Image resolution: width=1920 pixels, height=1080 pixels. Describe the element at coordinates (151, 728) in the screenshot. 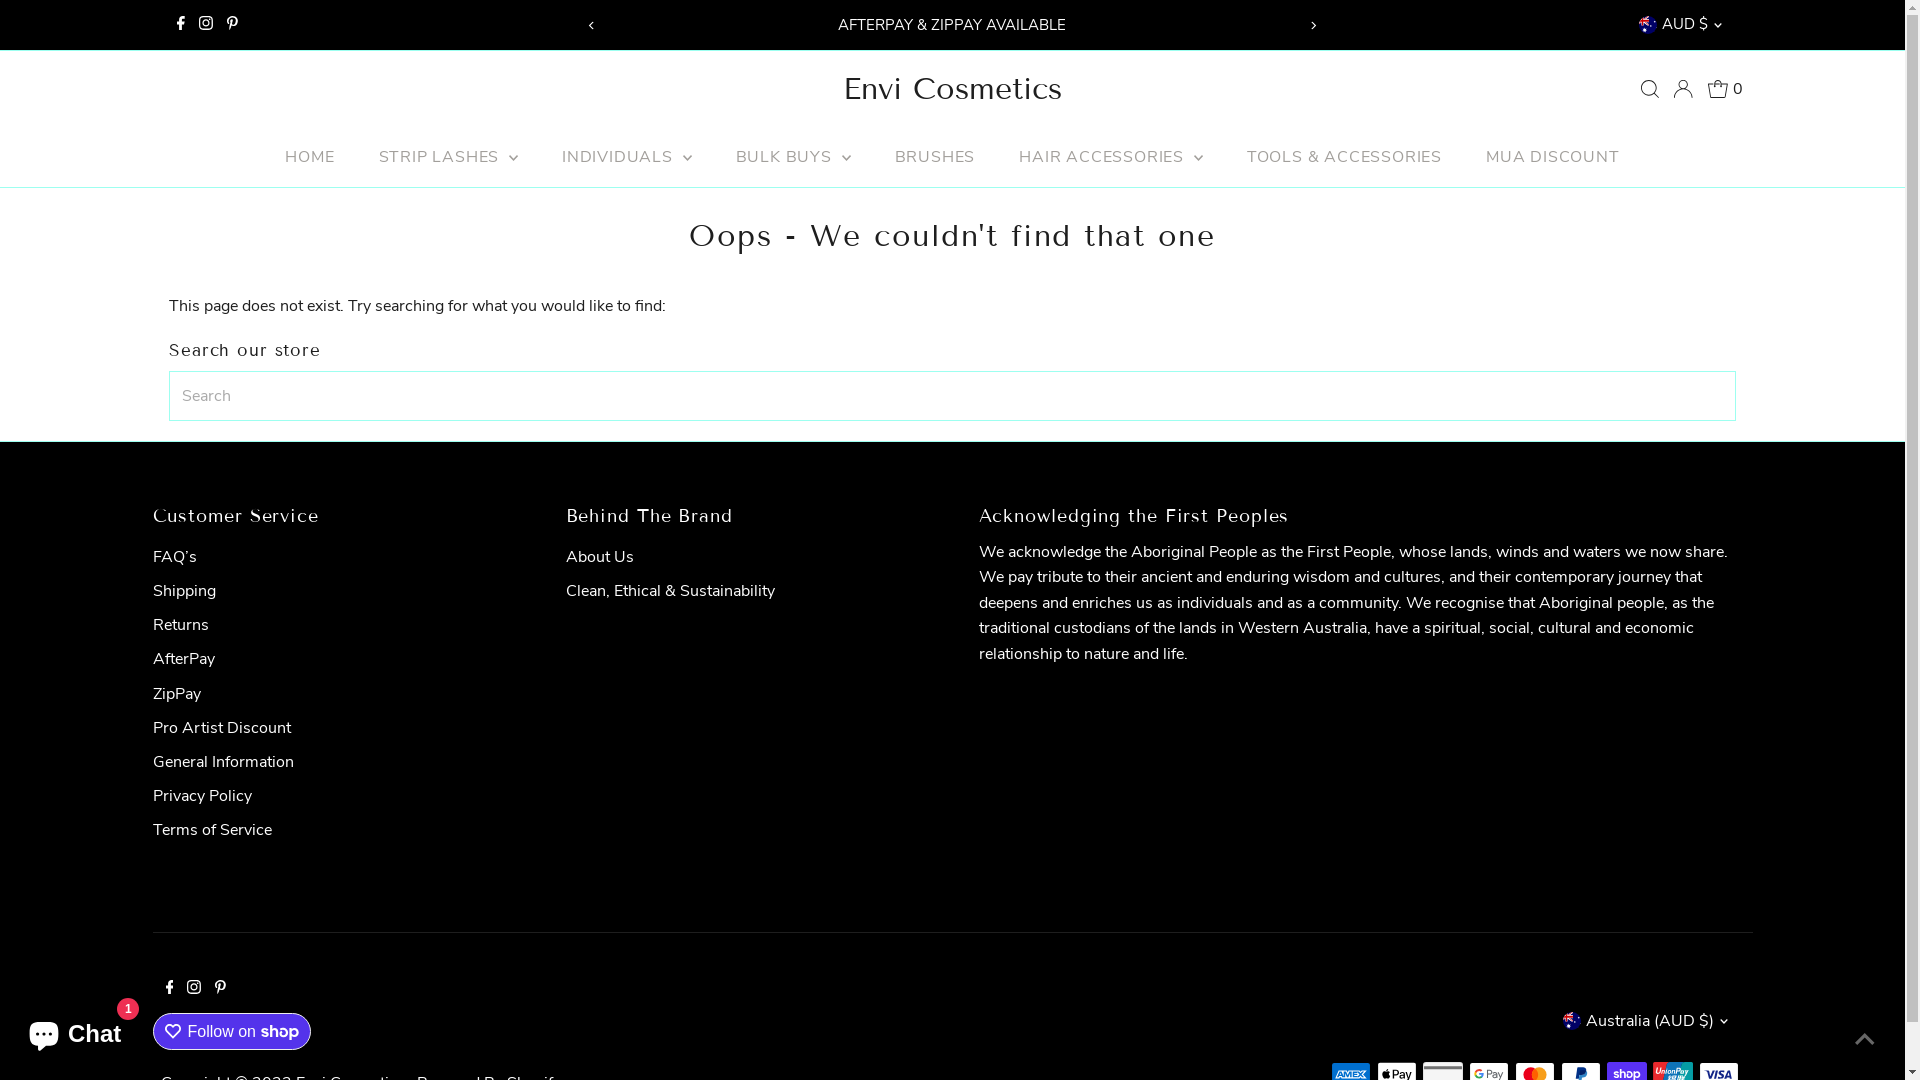

I see `'Pro Artist Discount'` at that location.